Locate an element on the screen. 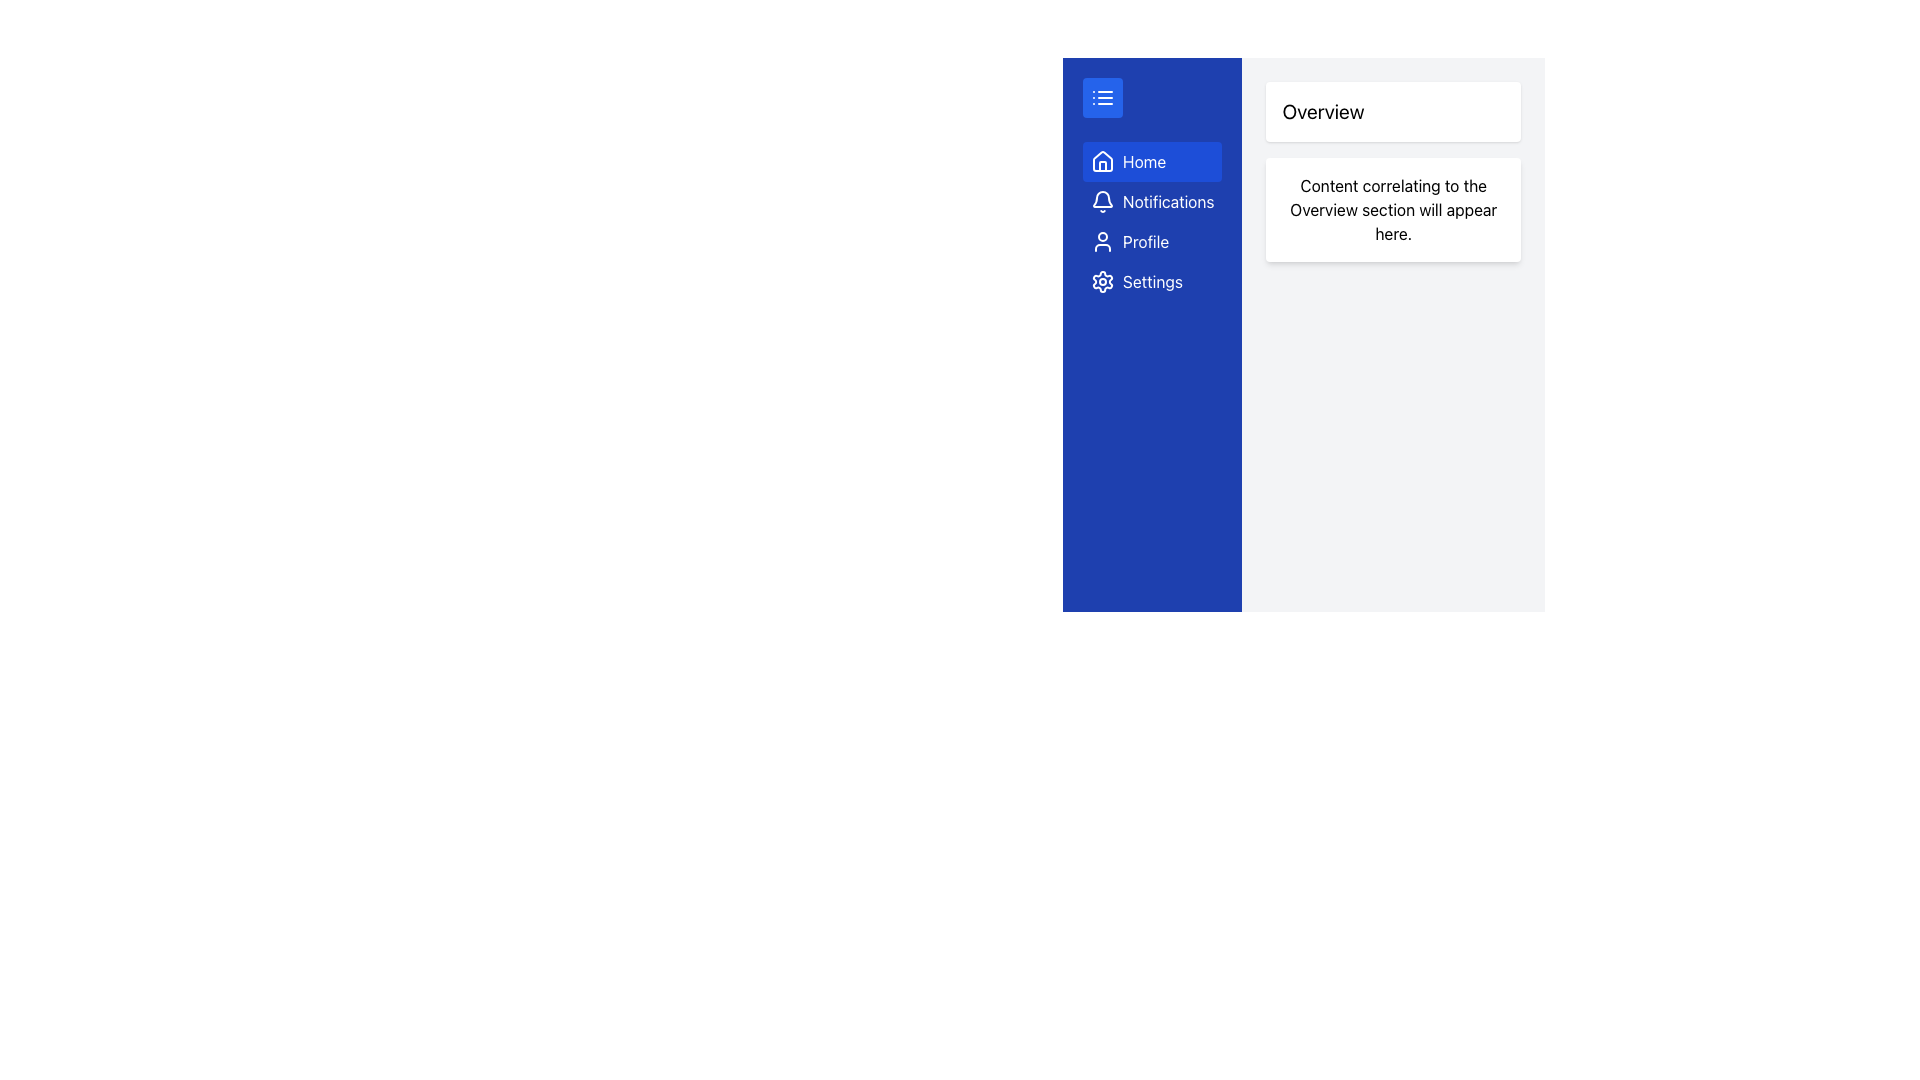 The image size is (1920, 1080). the bell icon located within the blue button labeled 'Notifications' in the sidebar, positioned directly below the 'Home' section is located at coordinates (1102, 201).